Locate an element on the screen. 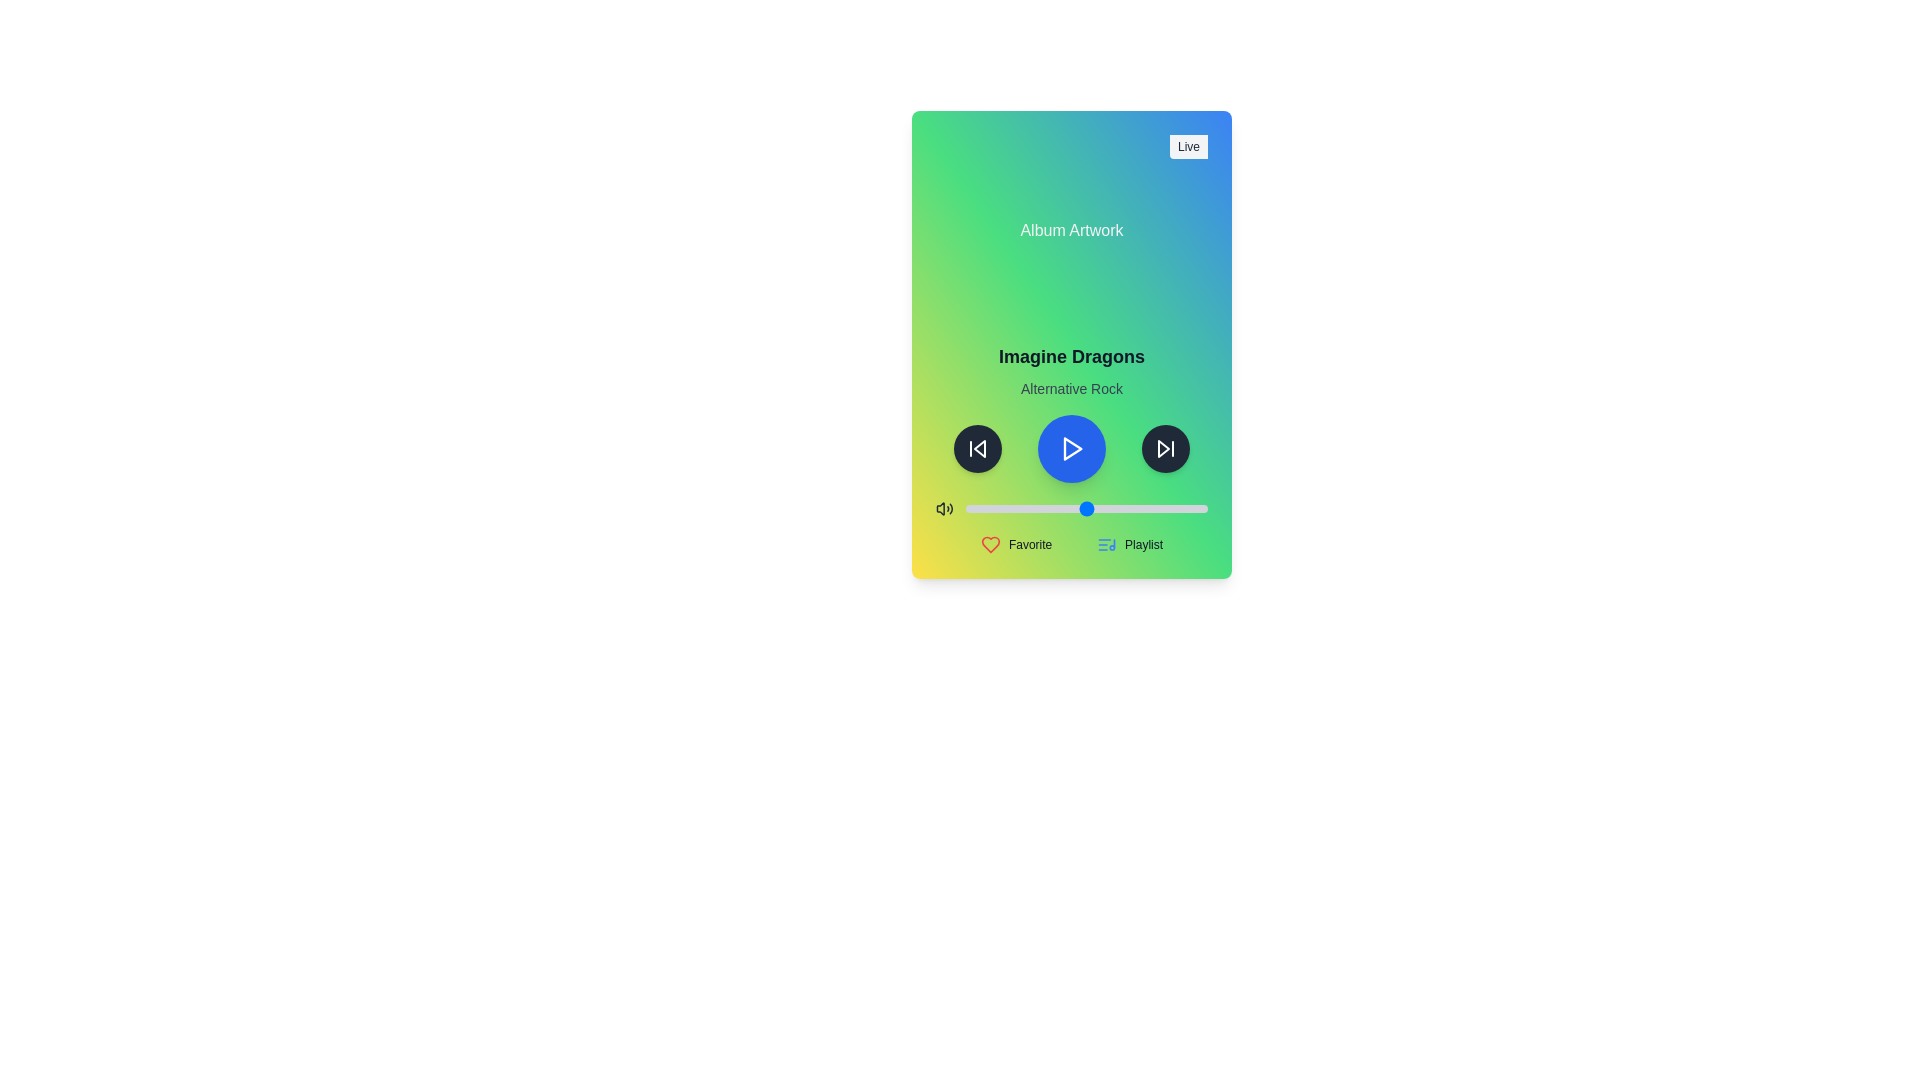 This screenshot has height=1080, width=1920. the 'play' icon located at the center of the blue circular button is located at coordinates (1072, 447).